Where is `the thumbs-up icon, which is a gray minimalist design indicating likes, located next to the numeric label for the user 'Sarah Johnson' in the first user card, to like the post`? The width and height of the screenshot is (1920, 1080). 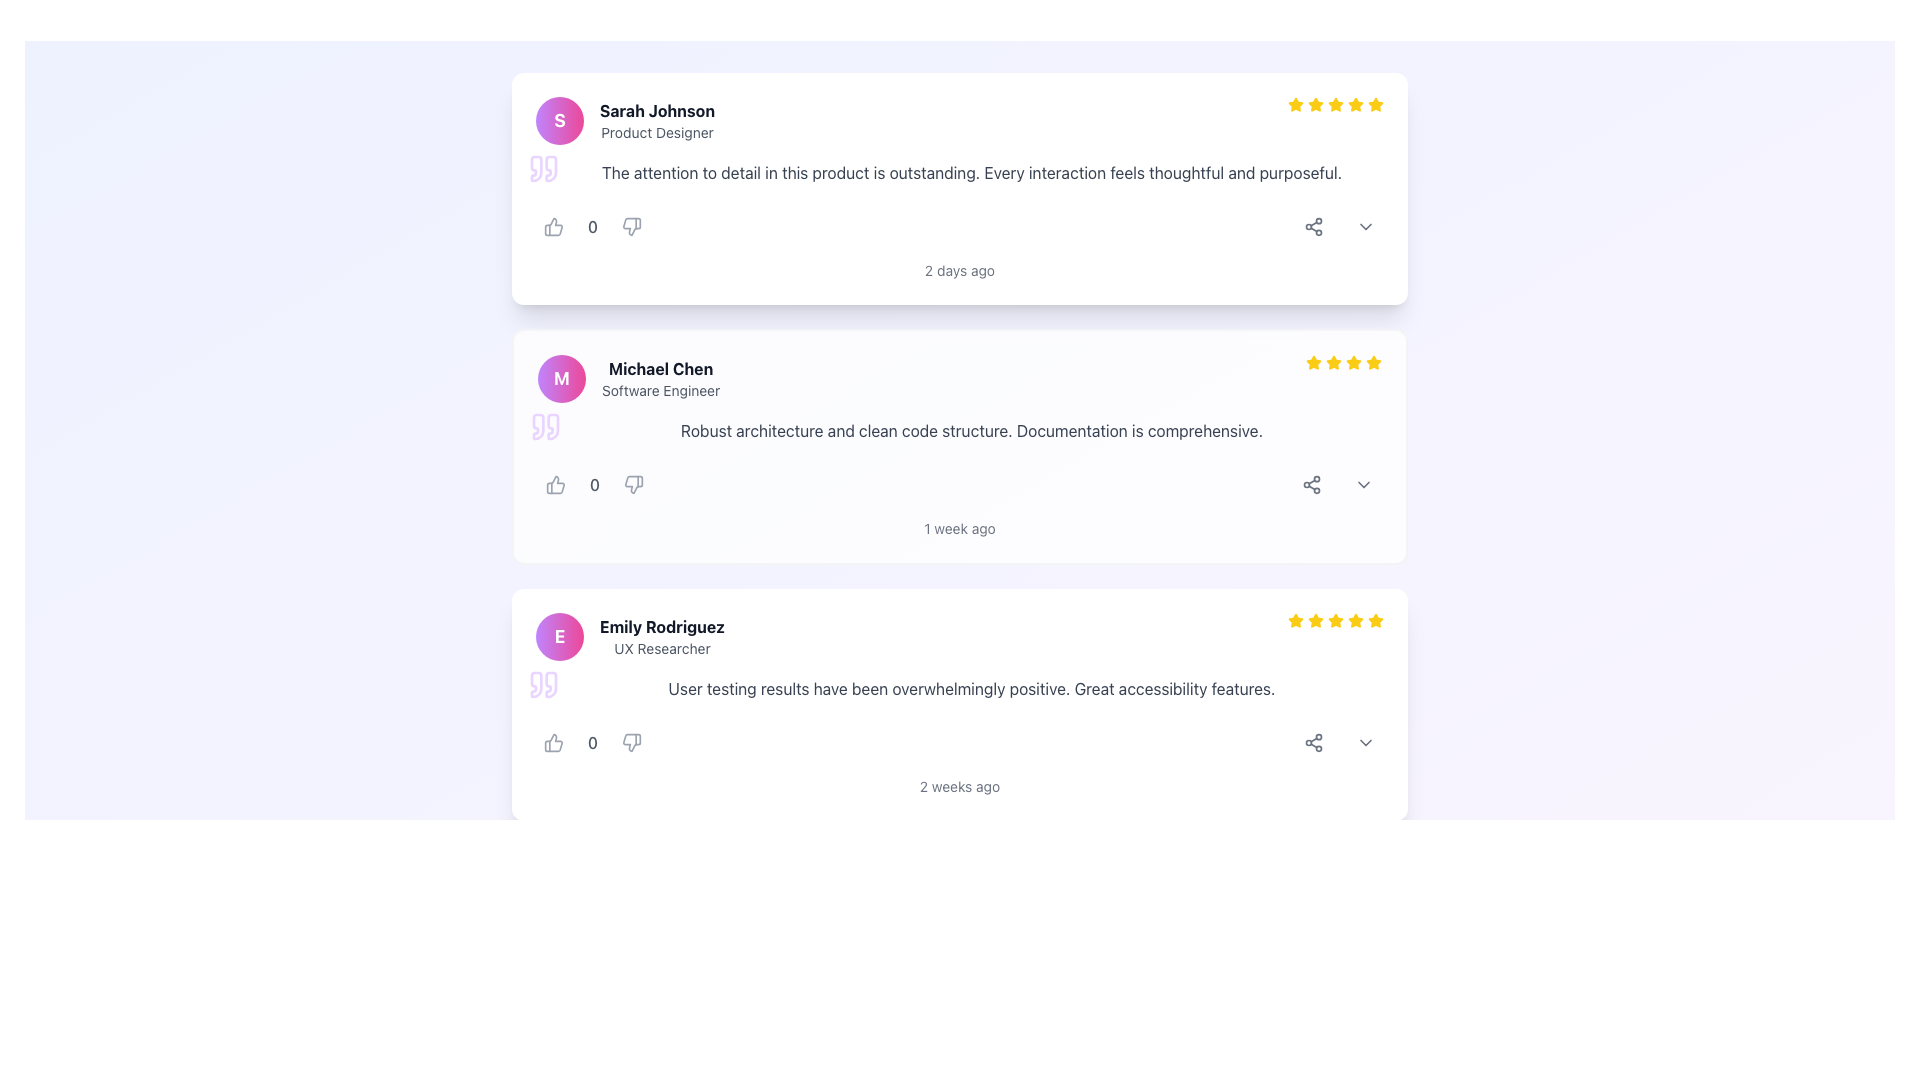
the thumbs-up icon, which is a gray minimalist design indicating likes, located next to the numeric label for the user 'Sarah Johnson' in the first user card, to like the post is located at coordinates (553, 226).